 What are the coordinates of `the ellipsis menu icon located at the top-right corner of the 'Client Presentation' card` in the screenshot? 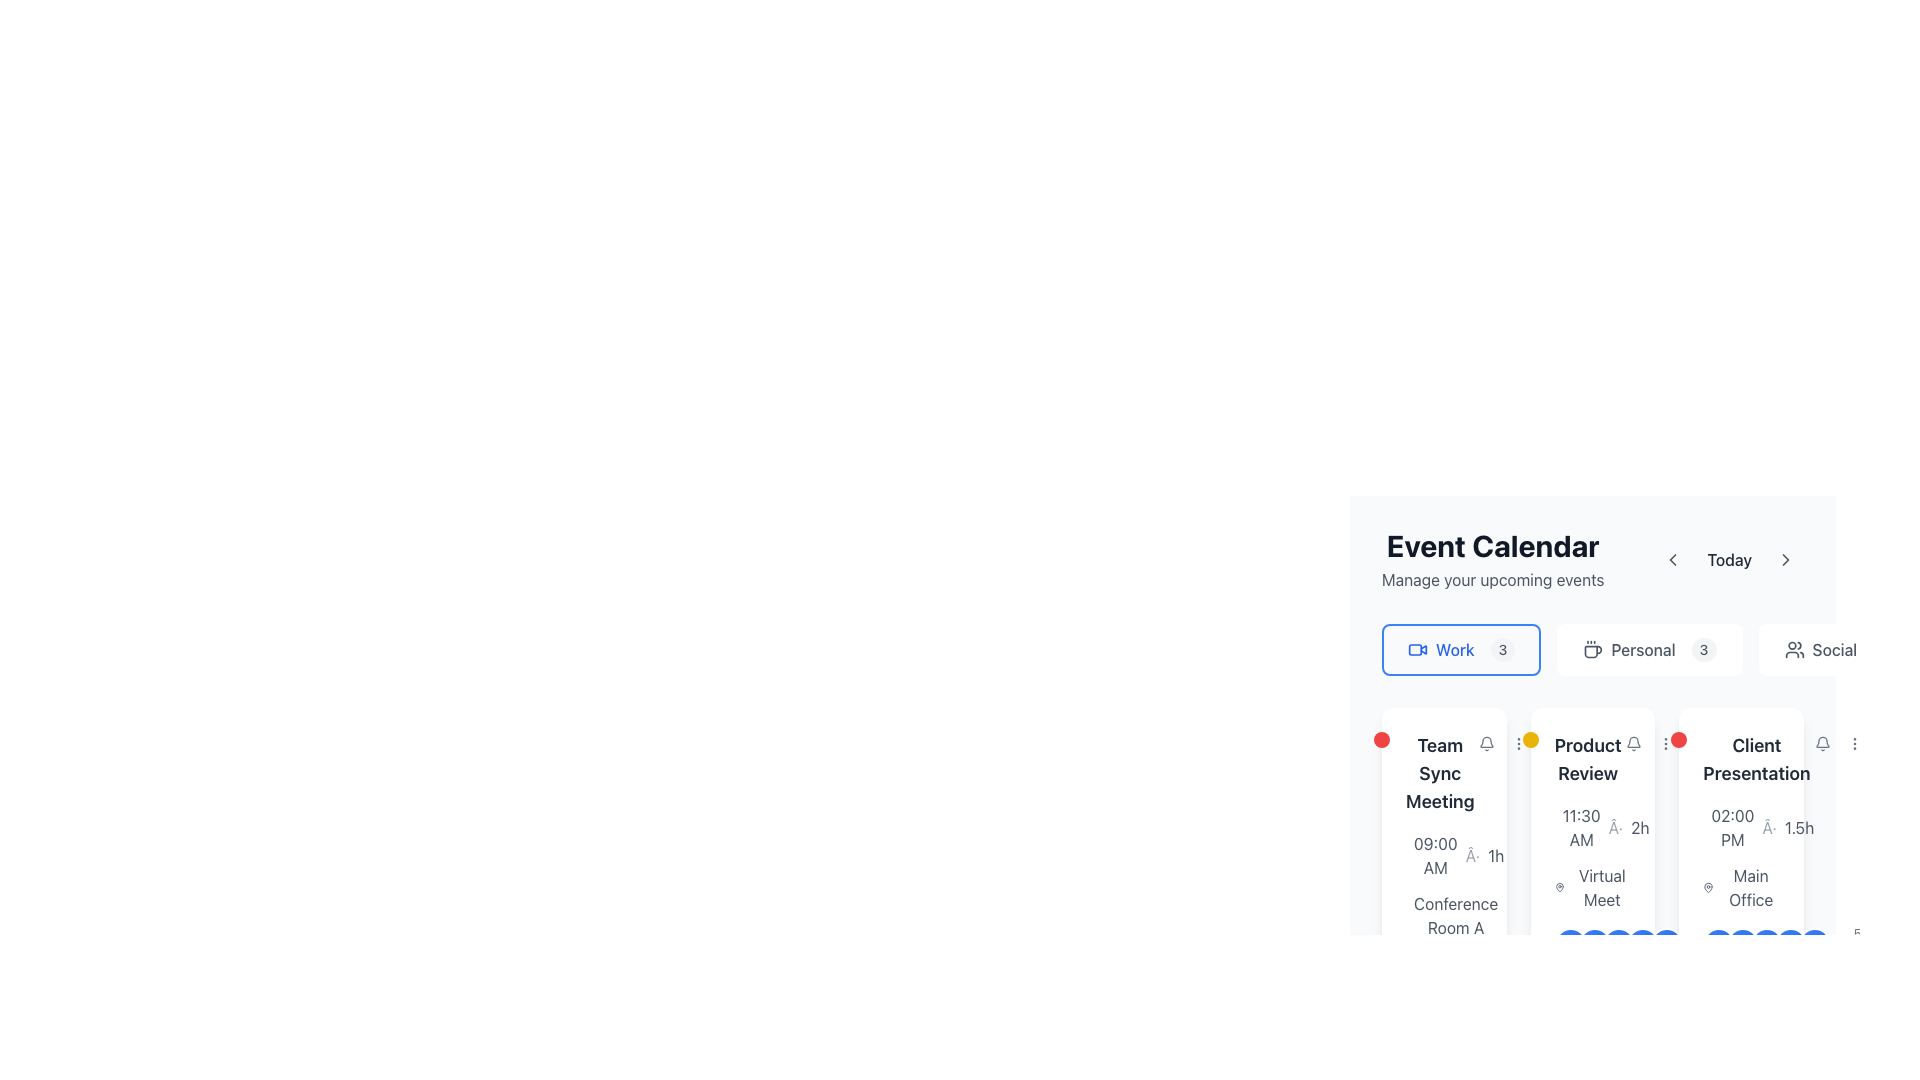 It's located at (1853, 744).